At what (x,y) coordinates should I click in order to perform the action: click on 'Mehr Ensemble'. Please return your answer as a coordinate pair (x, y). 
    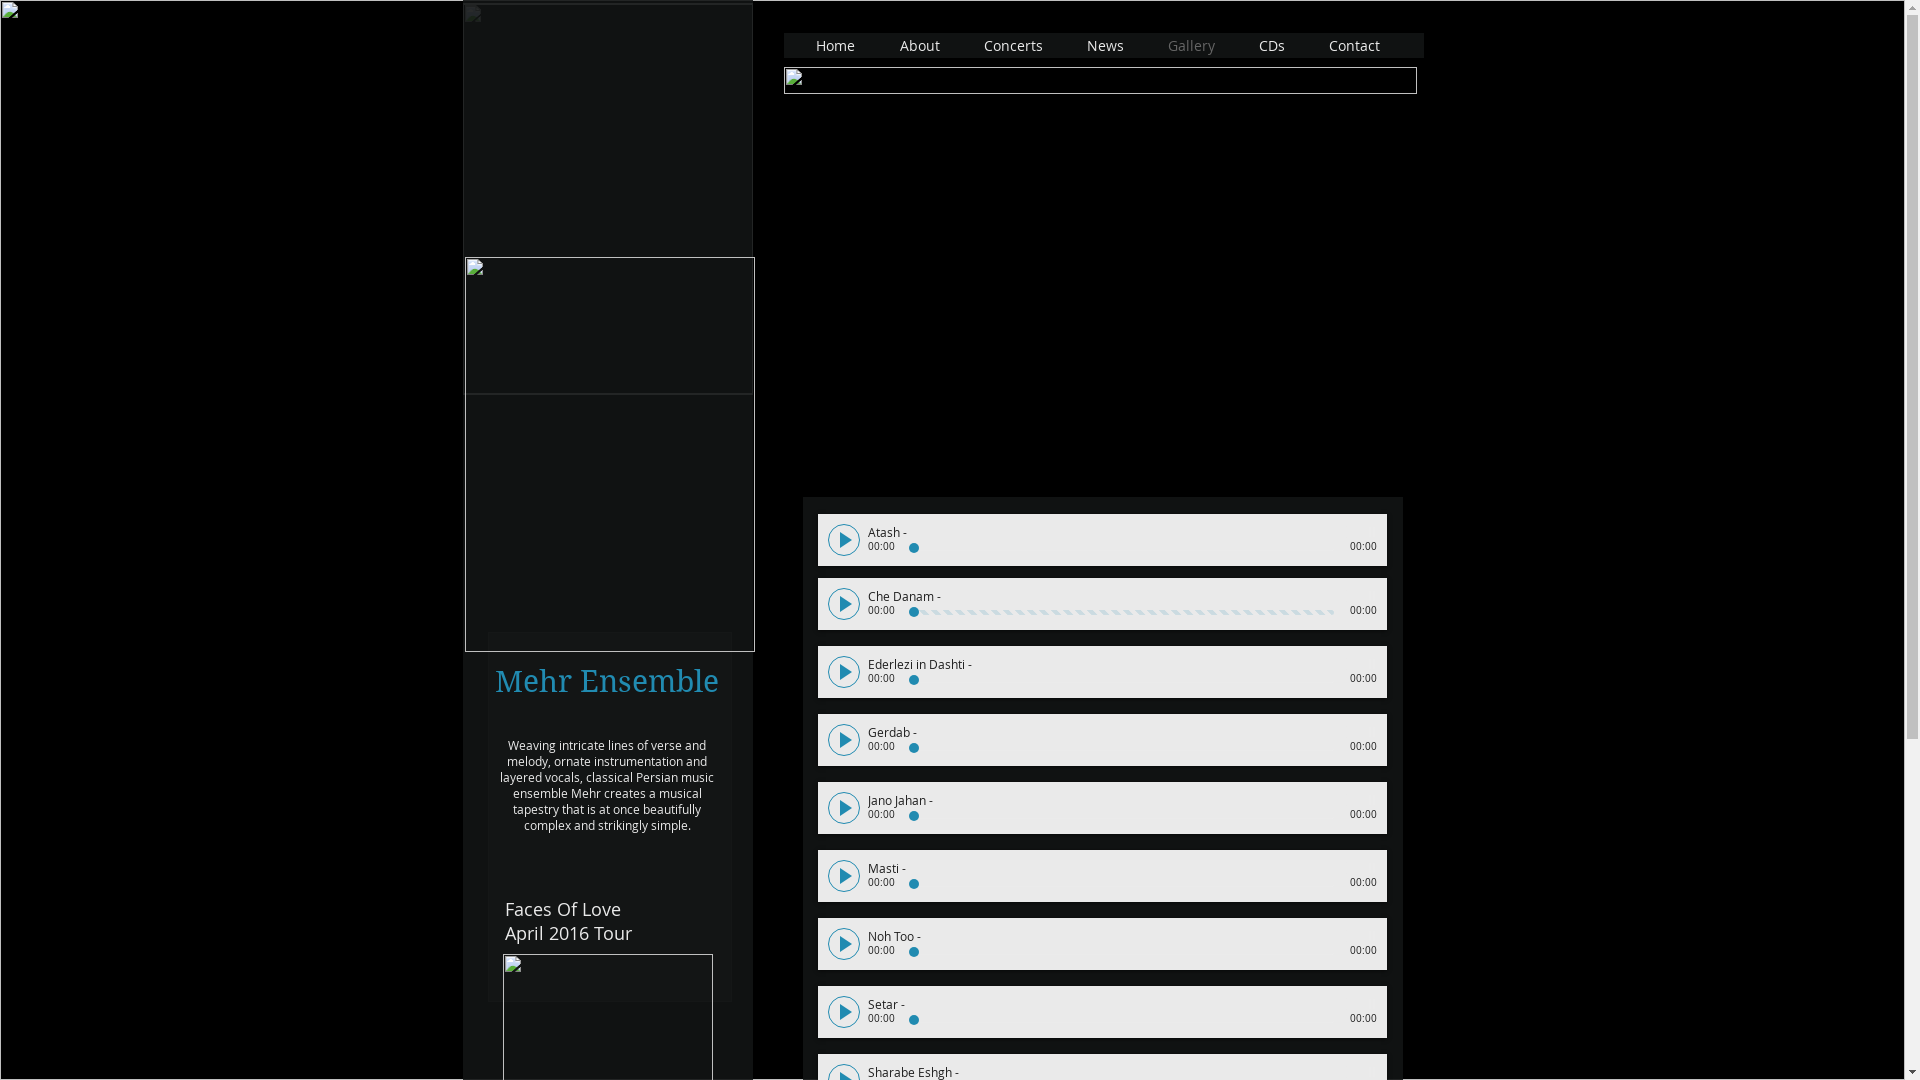
    Looking at the image, I should click on (608, 454).